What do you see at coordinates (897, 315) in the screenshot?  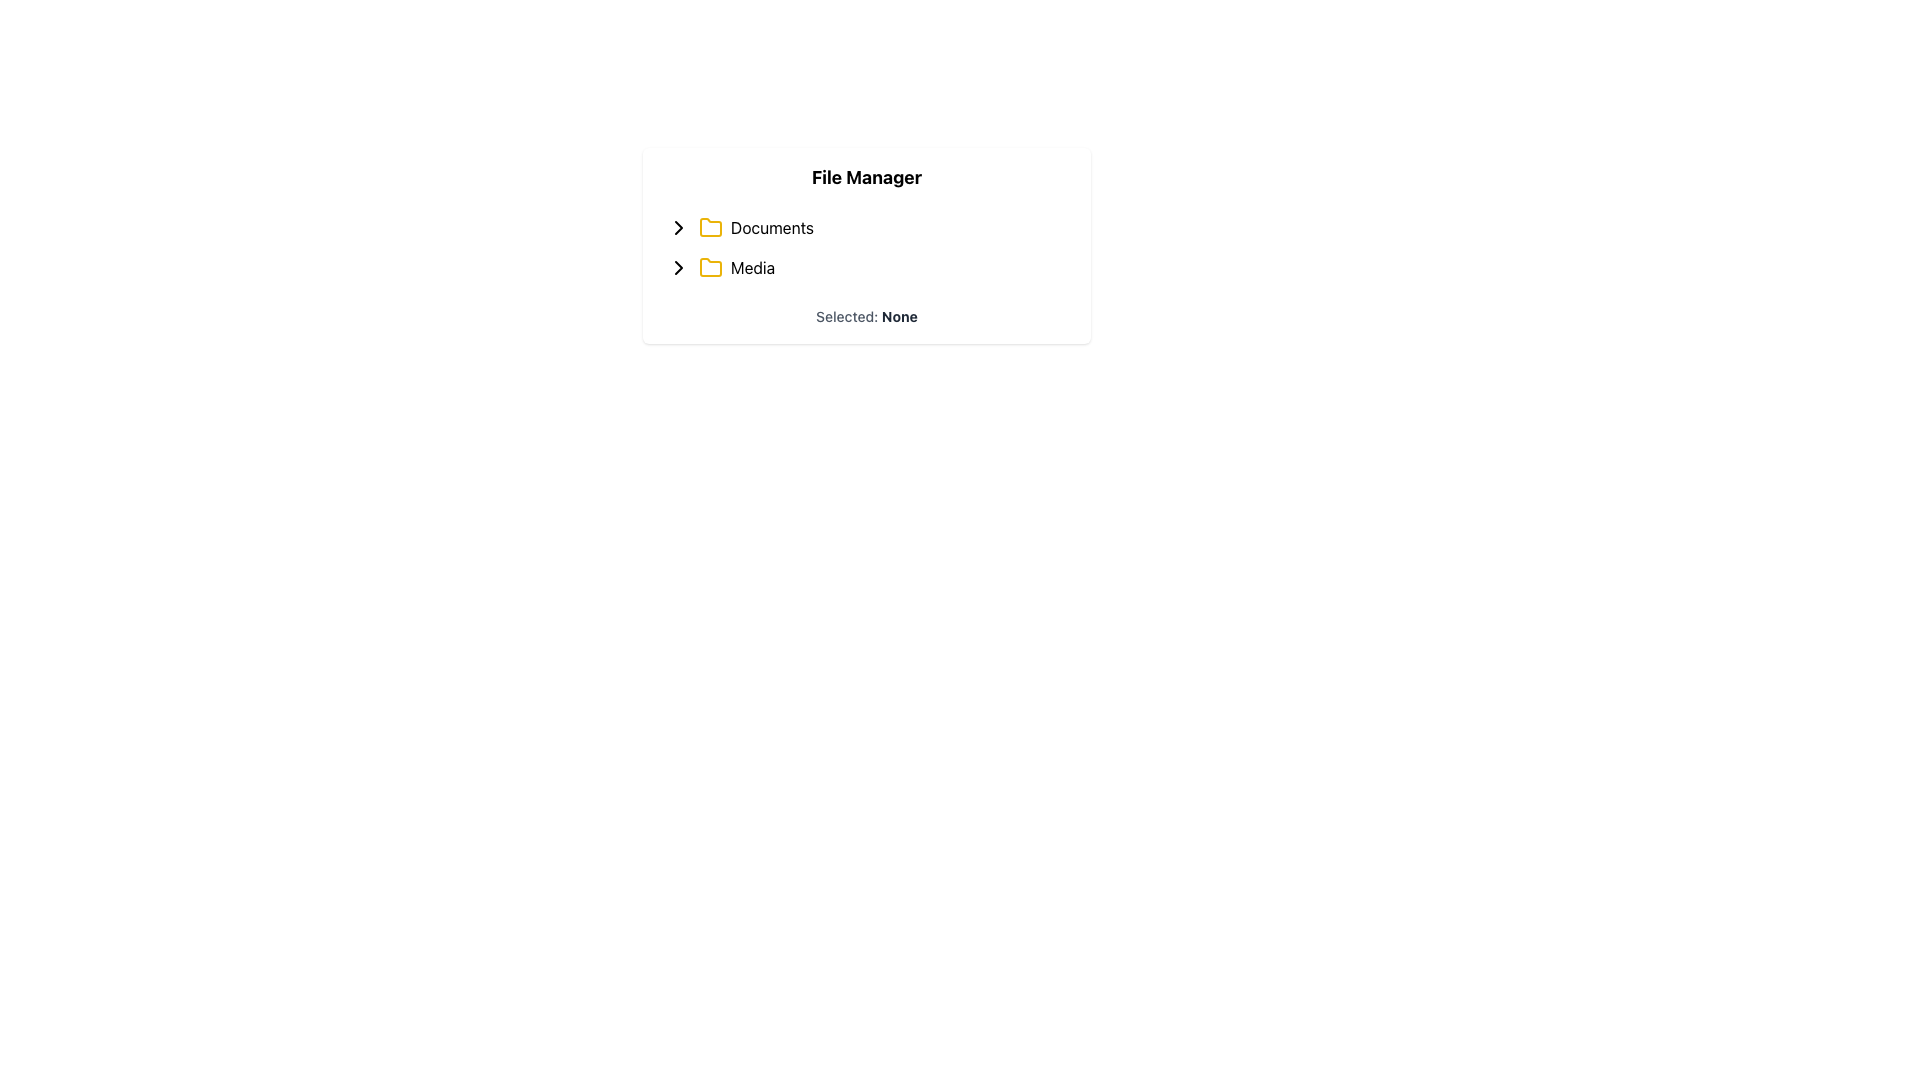 I see `the text label that reads 'None', which is styled in bold dark gray, located immediately to the right of 'Selected:' in the file manager interface` at bounding box center [897, 315].